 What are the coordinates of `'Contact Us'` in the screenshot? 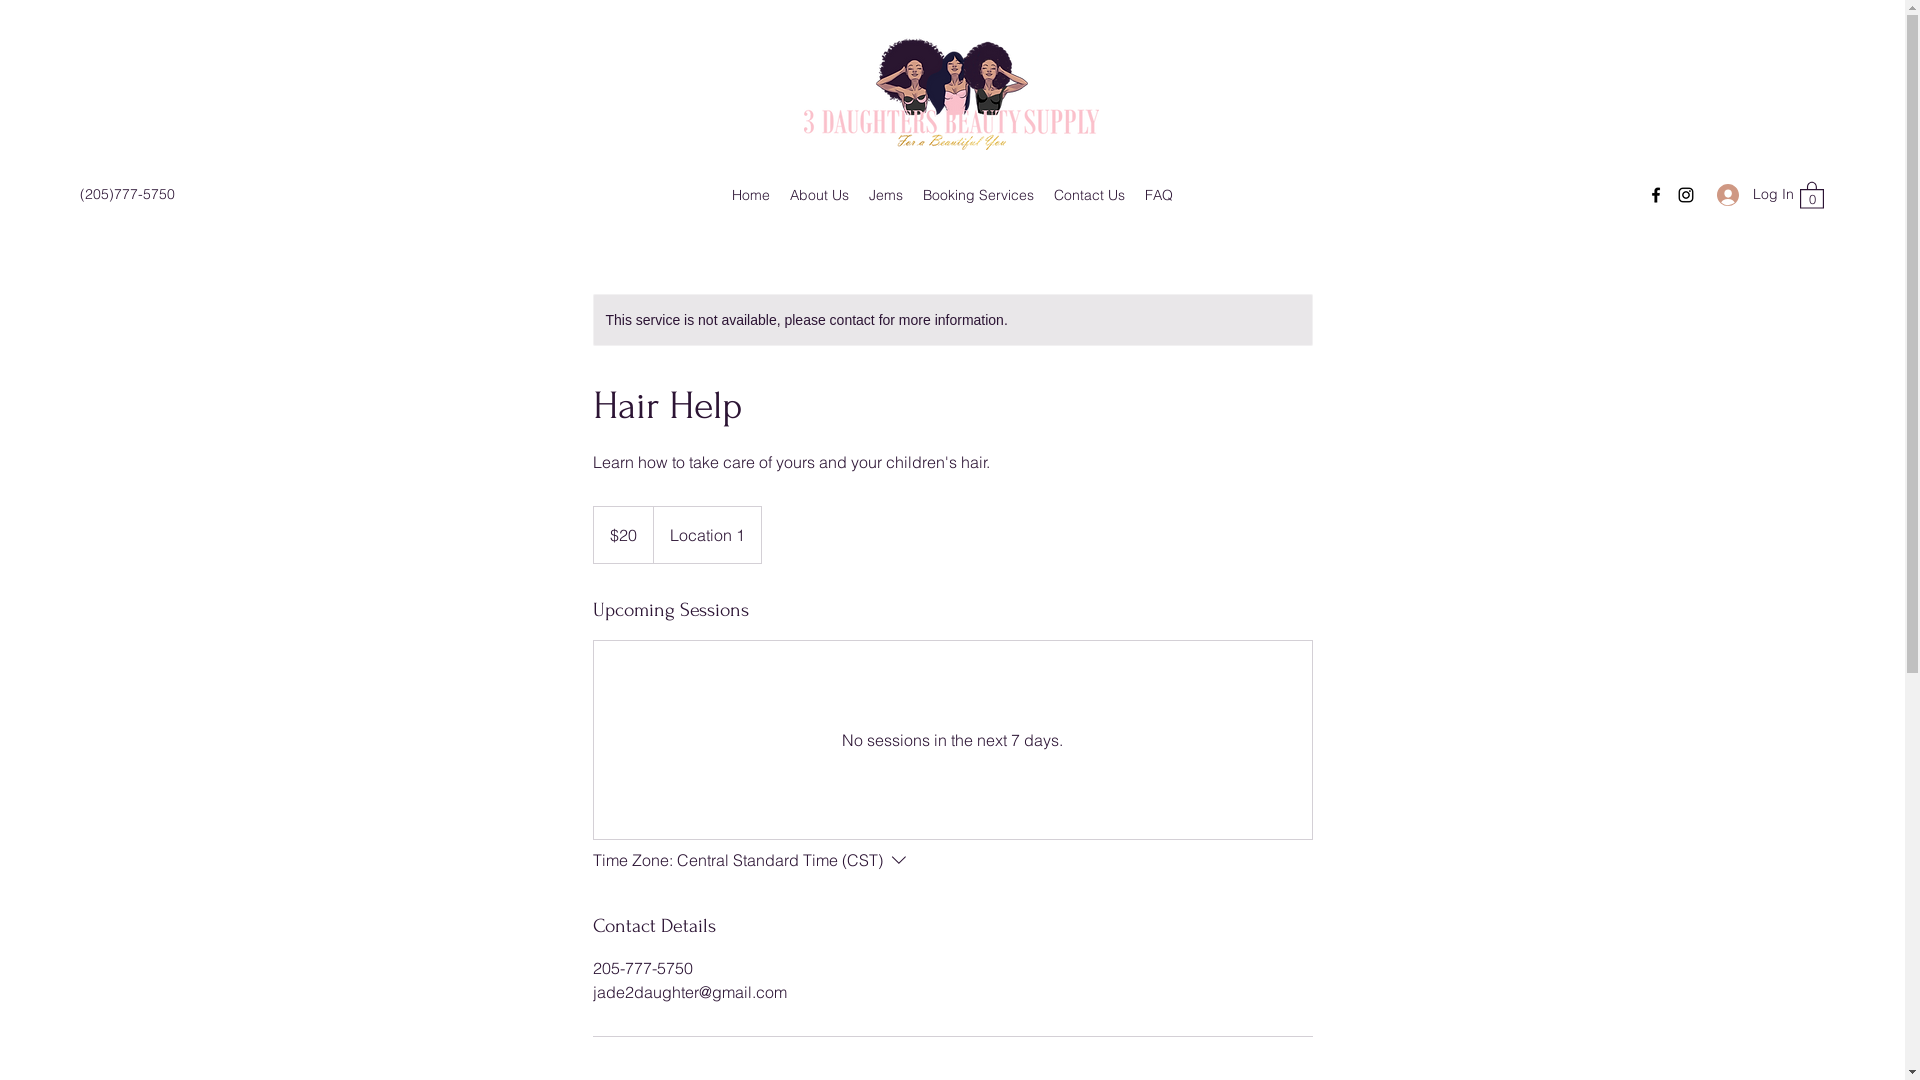 It's located at (1088, 195).